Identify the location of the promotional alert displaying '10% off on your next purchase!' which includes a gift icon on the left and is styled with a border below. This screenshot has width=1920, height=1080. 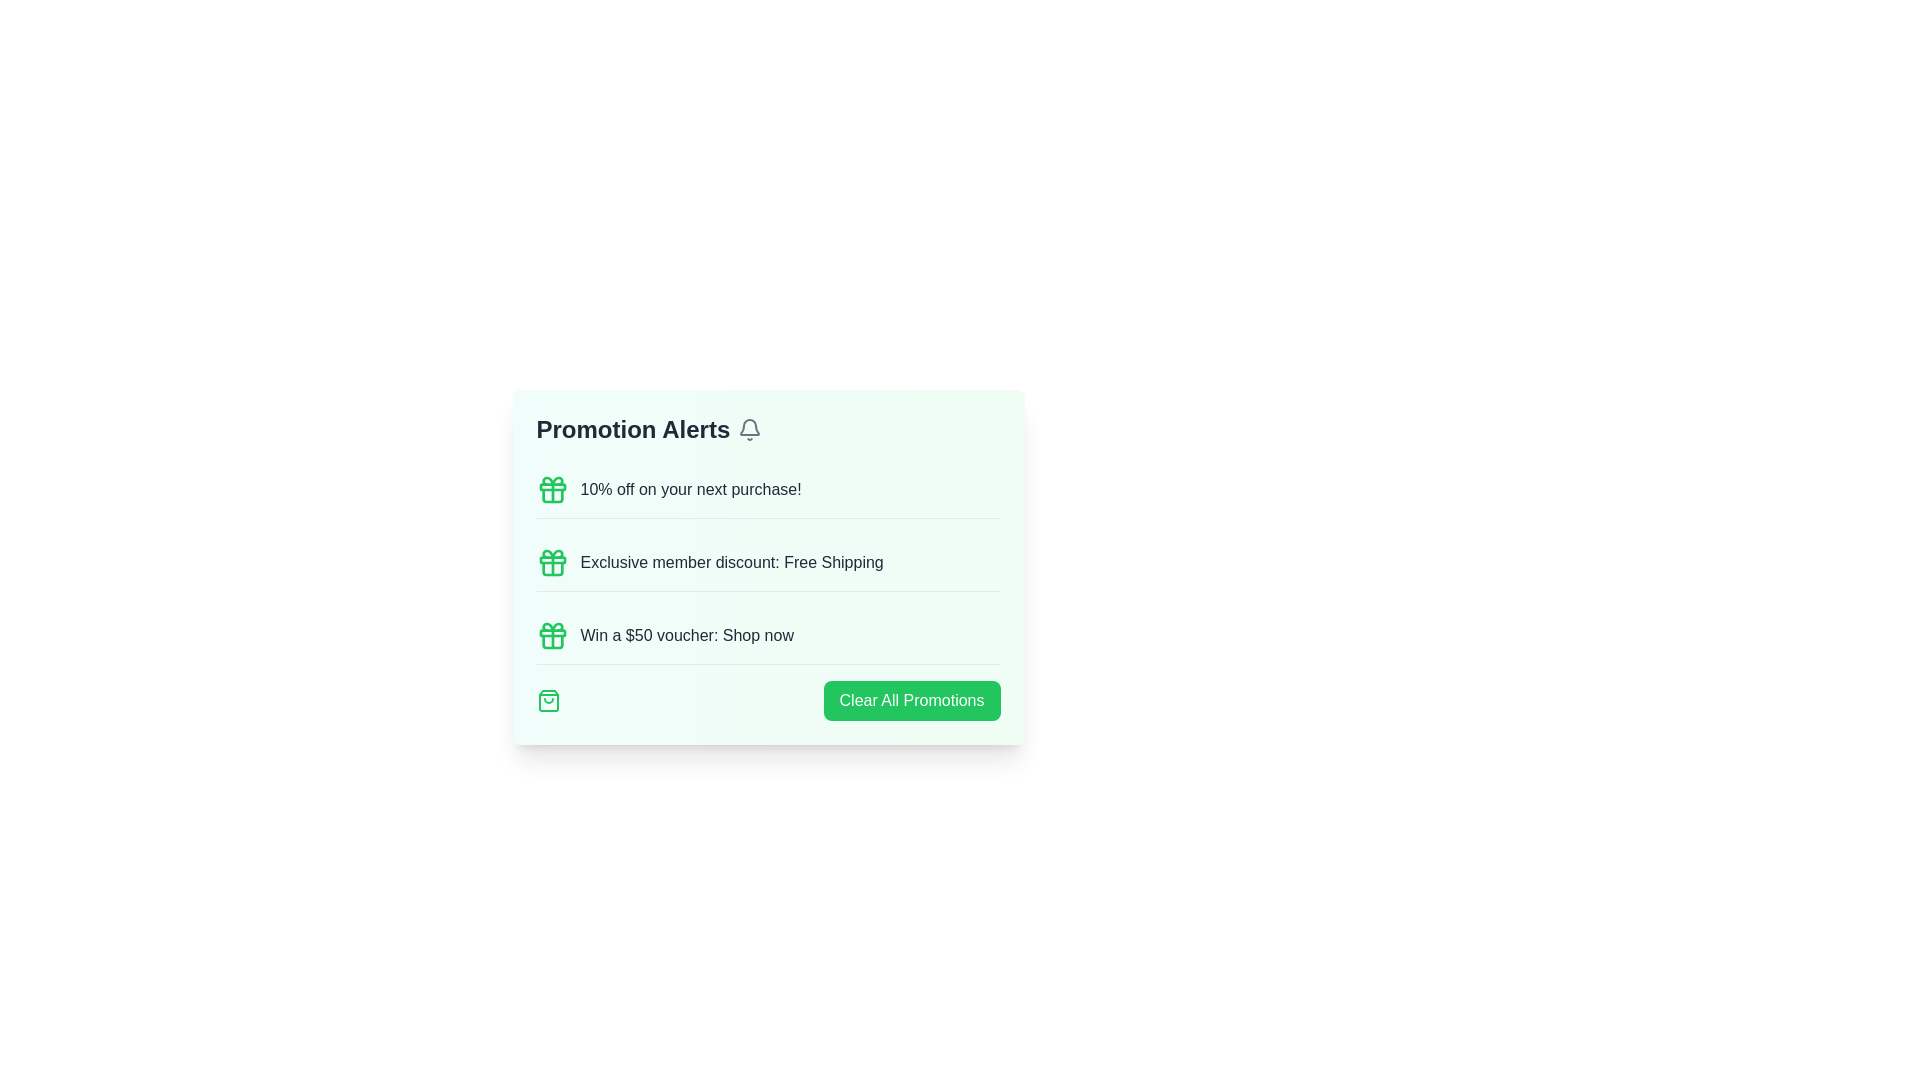
(767, 490).